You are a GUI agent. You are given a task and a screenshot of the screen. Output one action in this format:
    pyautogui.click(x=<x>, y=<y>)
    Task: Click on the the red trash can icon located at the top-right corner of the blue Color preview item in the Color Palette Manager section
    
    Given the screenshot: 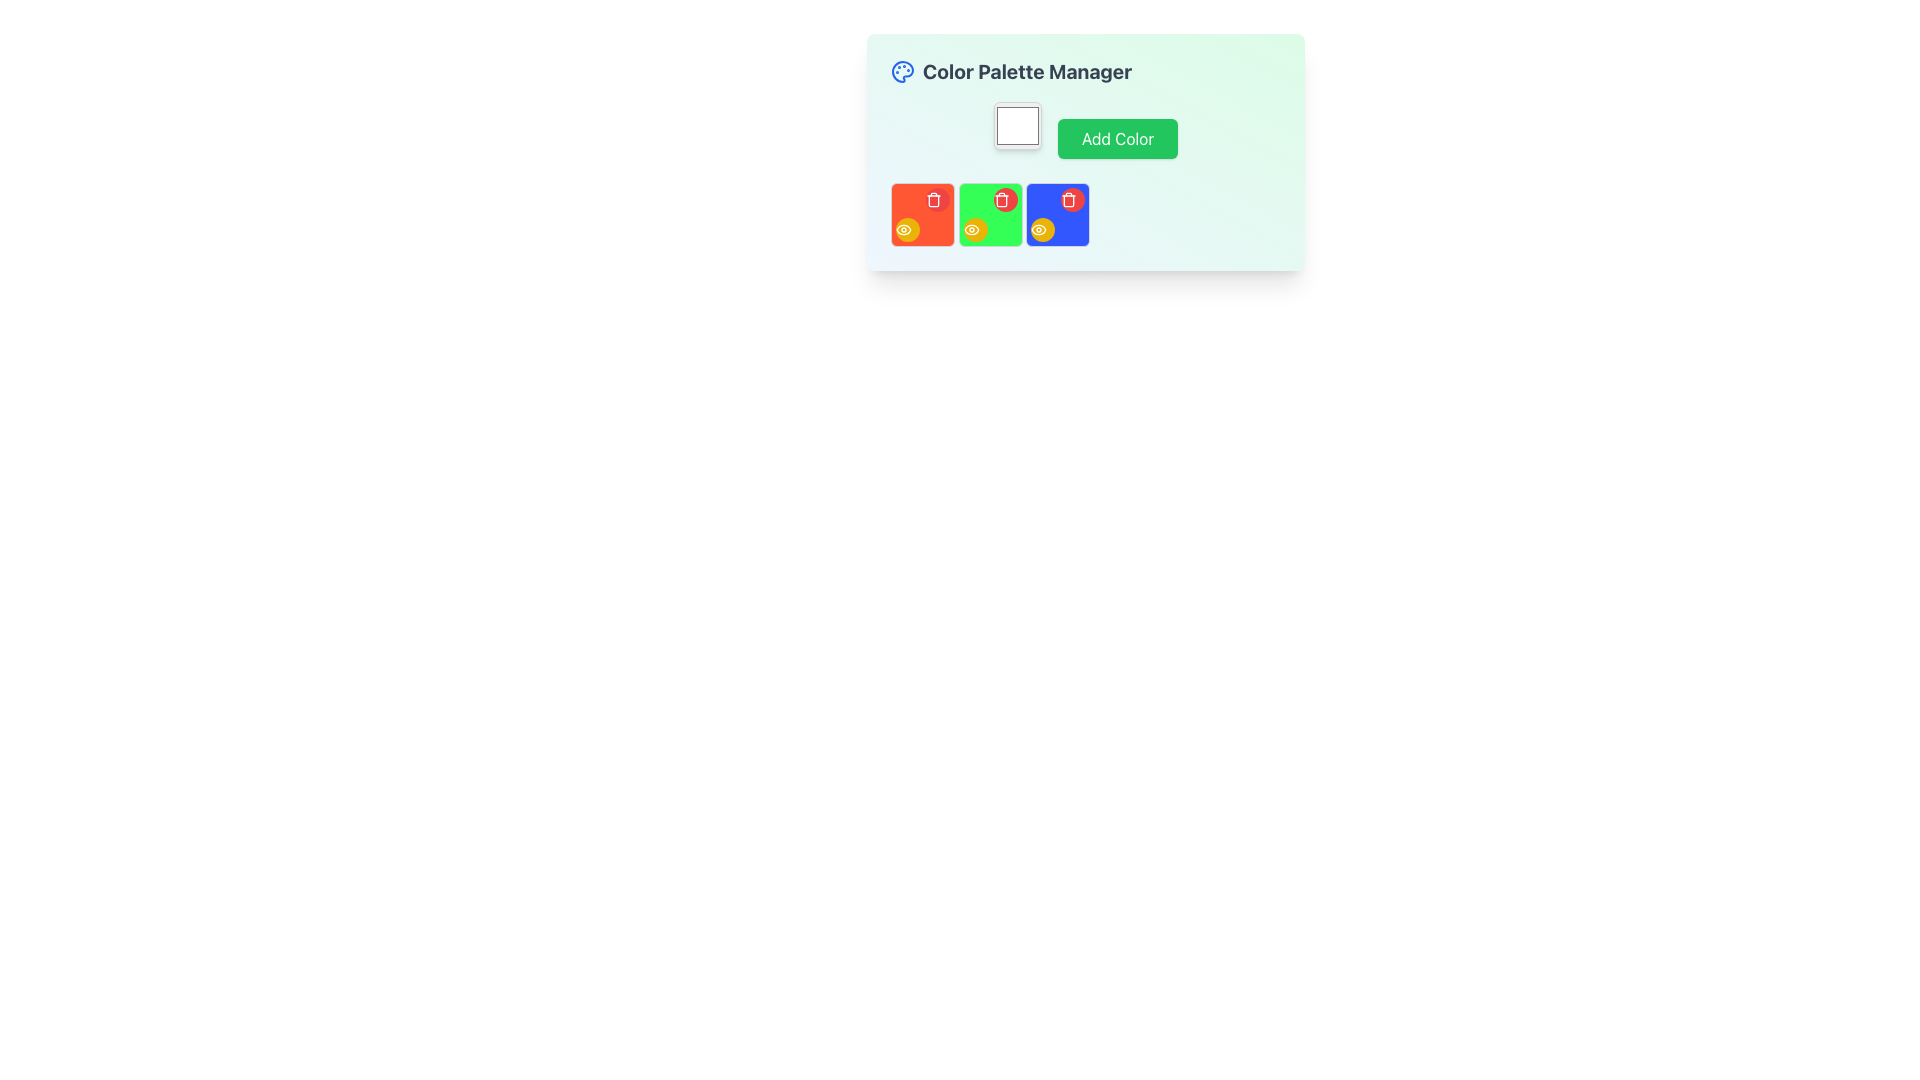 What is the action you would take?
    pyautogui.click(x=1084, y=215)
    